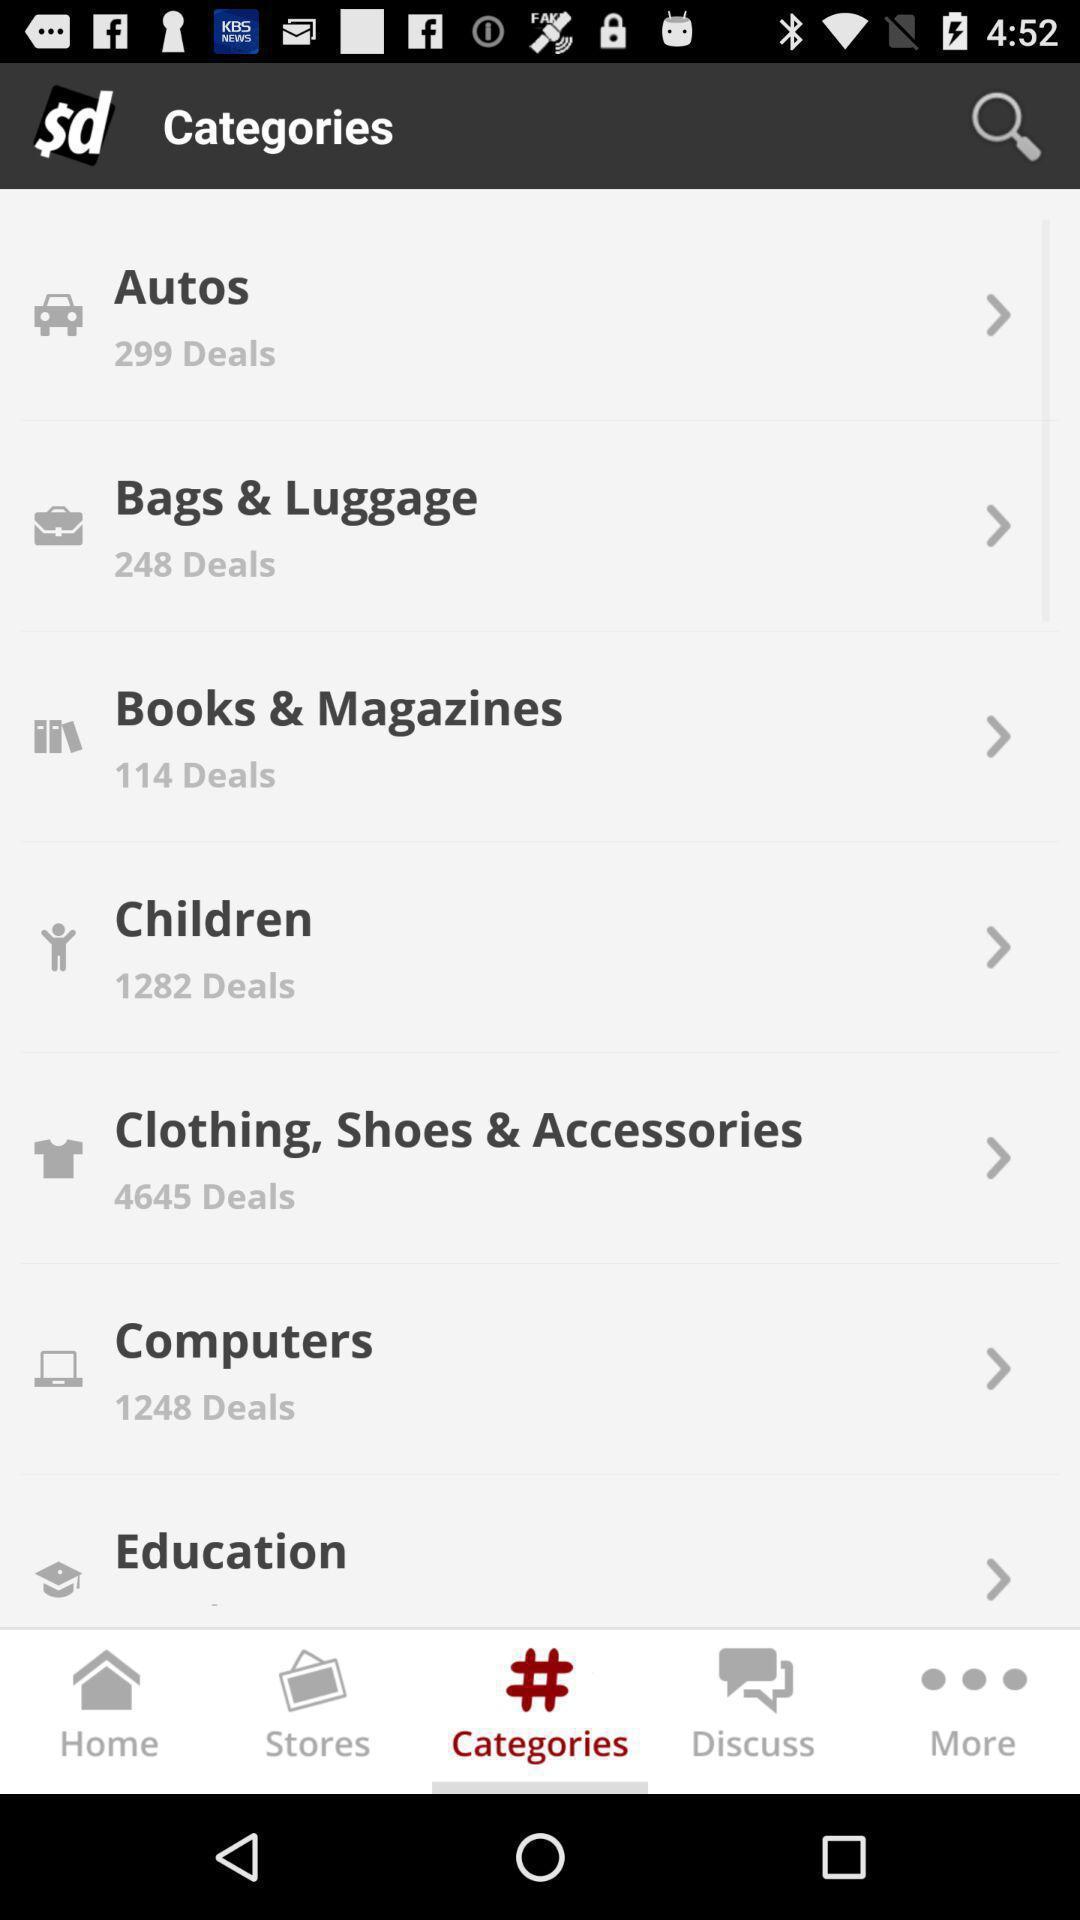  Describe the element at coordinates (540, 1715) in the screenshot. I see `categories` at that location.